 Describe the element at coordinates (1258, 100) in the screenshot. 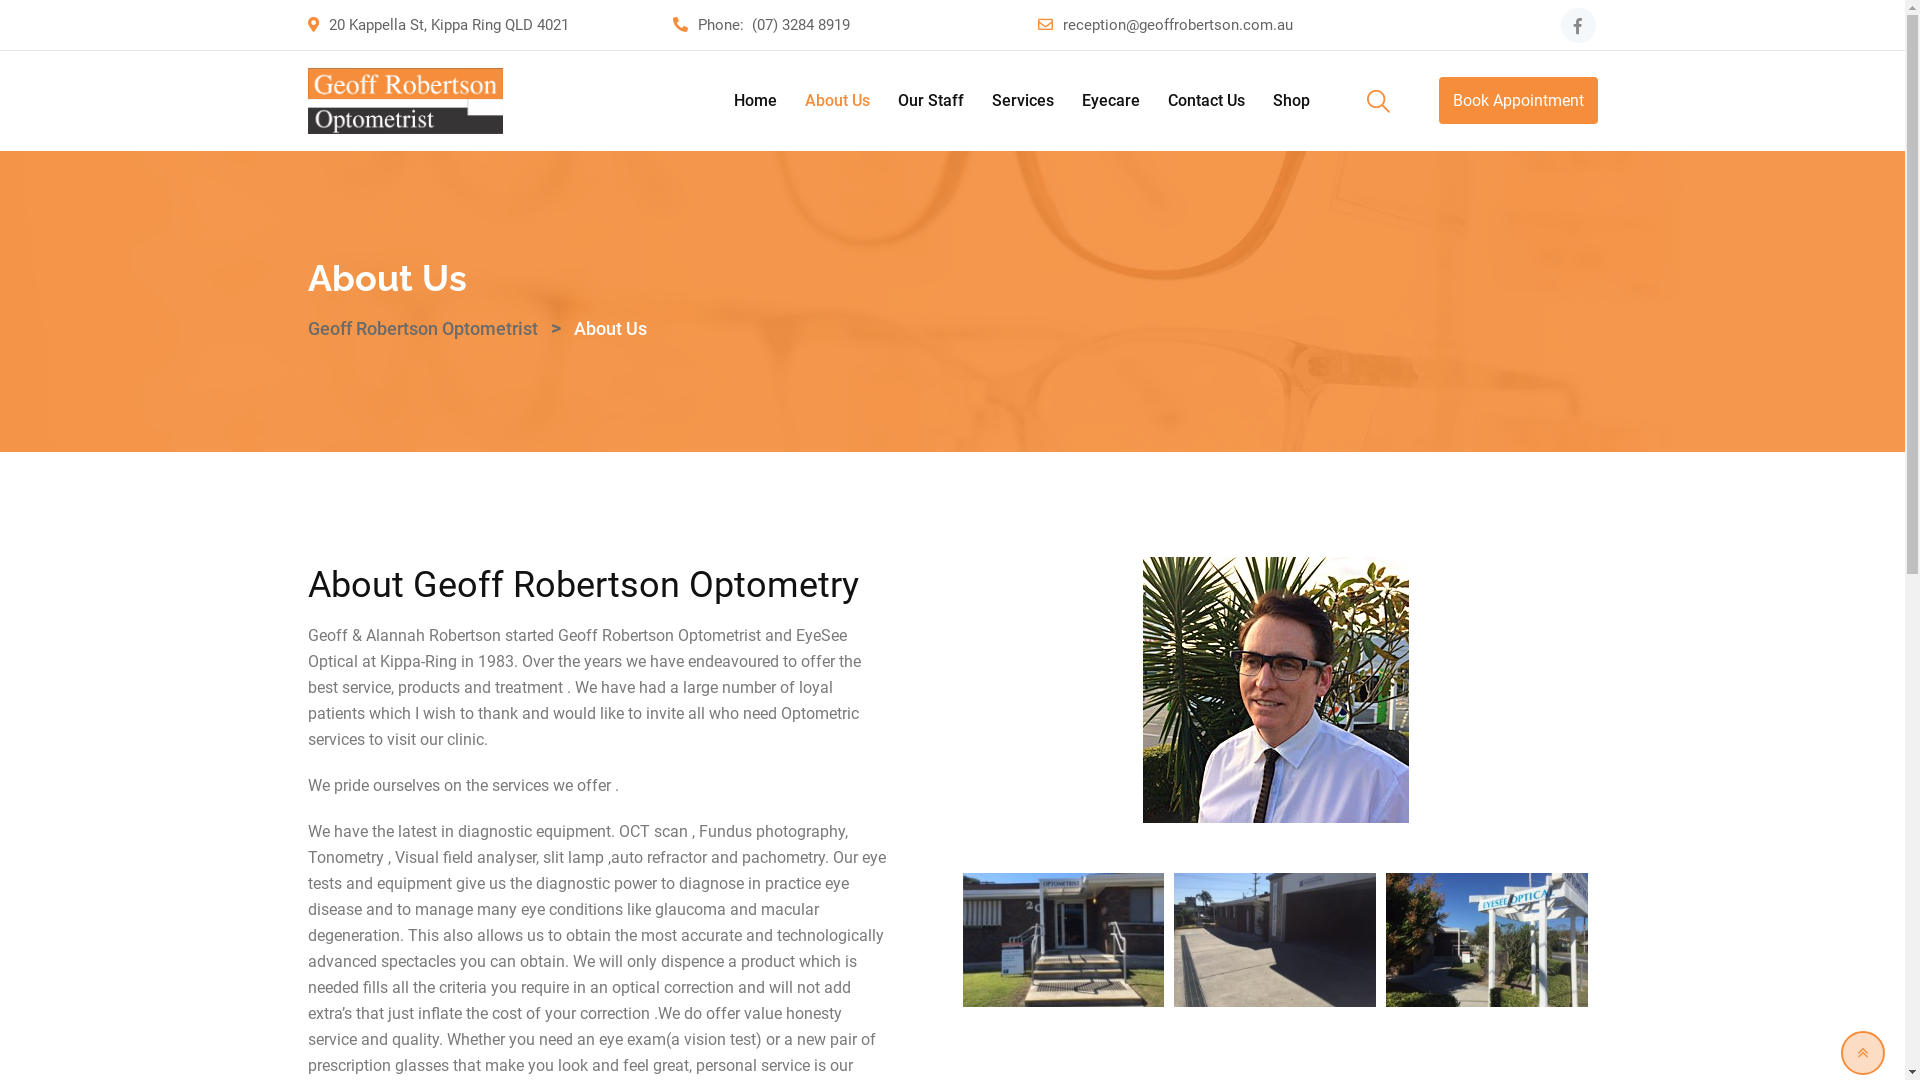

I see `'Shop'` at that location.